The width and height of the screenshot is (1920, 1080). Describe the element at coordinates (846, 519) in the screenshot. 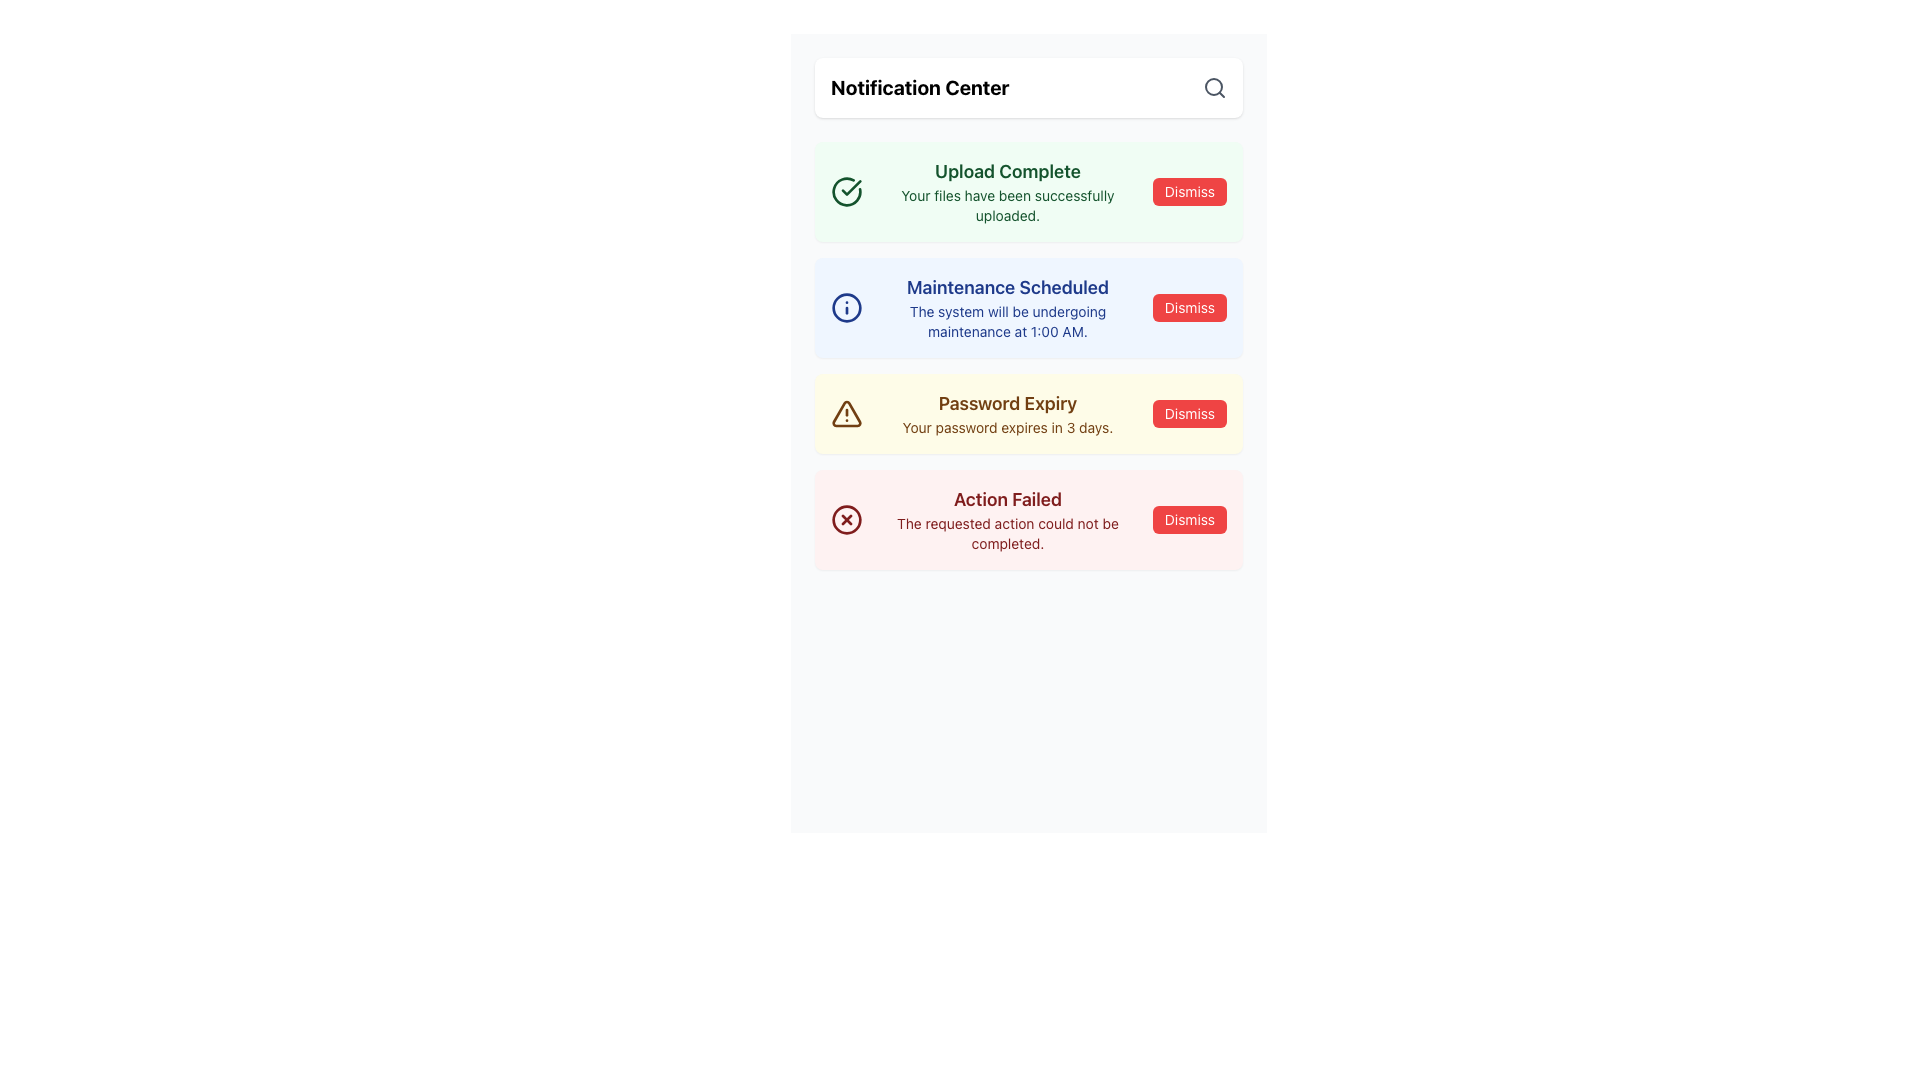

I see `the red circular icon with a white background and red cross (X) located in the left section of the notification box that displays 'Action Failed'` at that location.